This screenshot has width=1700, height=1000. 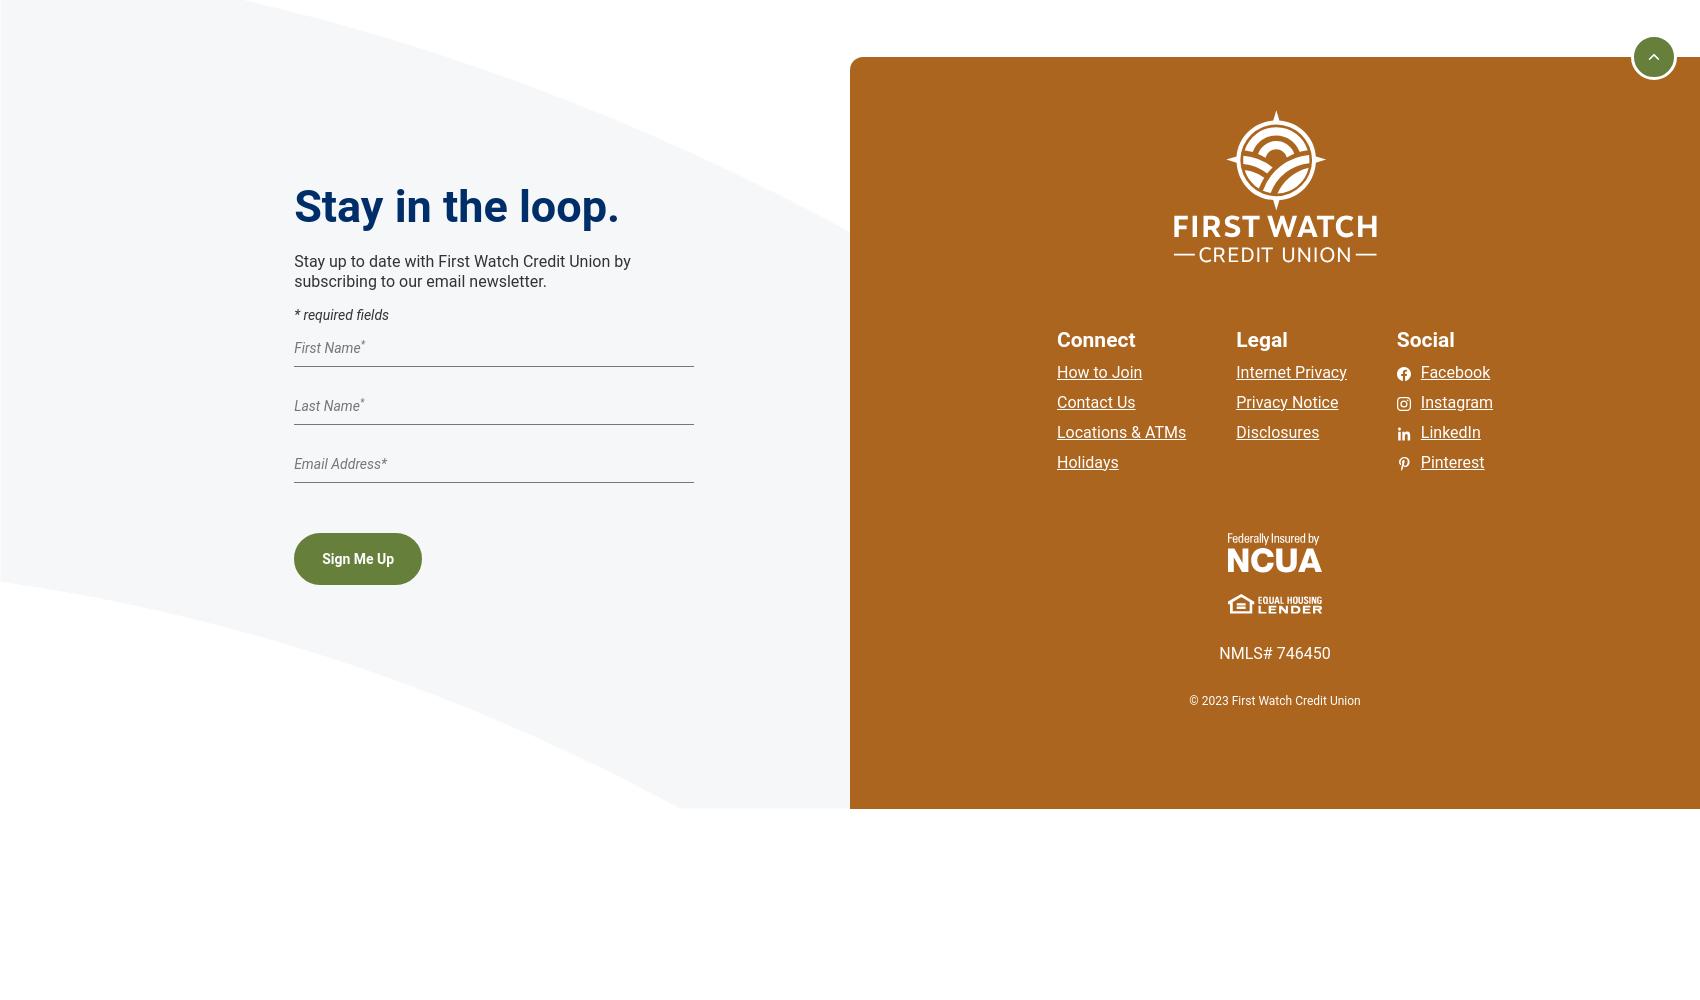 What do you see at coordinates (325, 406) in the screenshot?
I see `'Last Name'` at bounding box center [325, 406].